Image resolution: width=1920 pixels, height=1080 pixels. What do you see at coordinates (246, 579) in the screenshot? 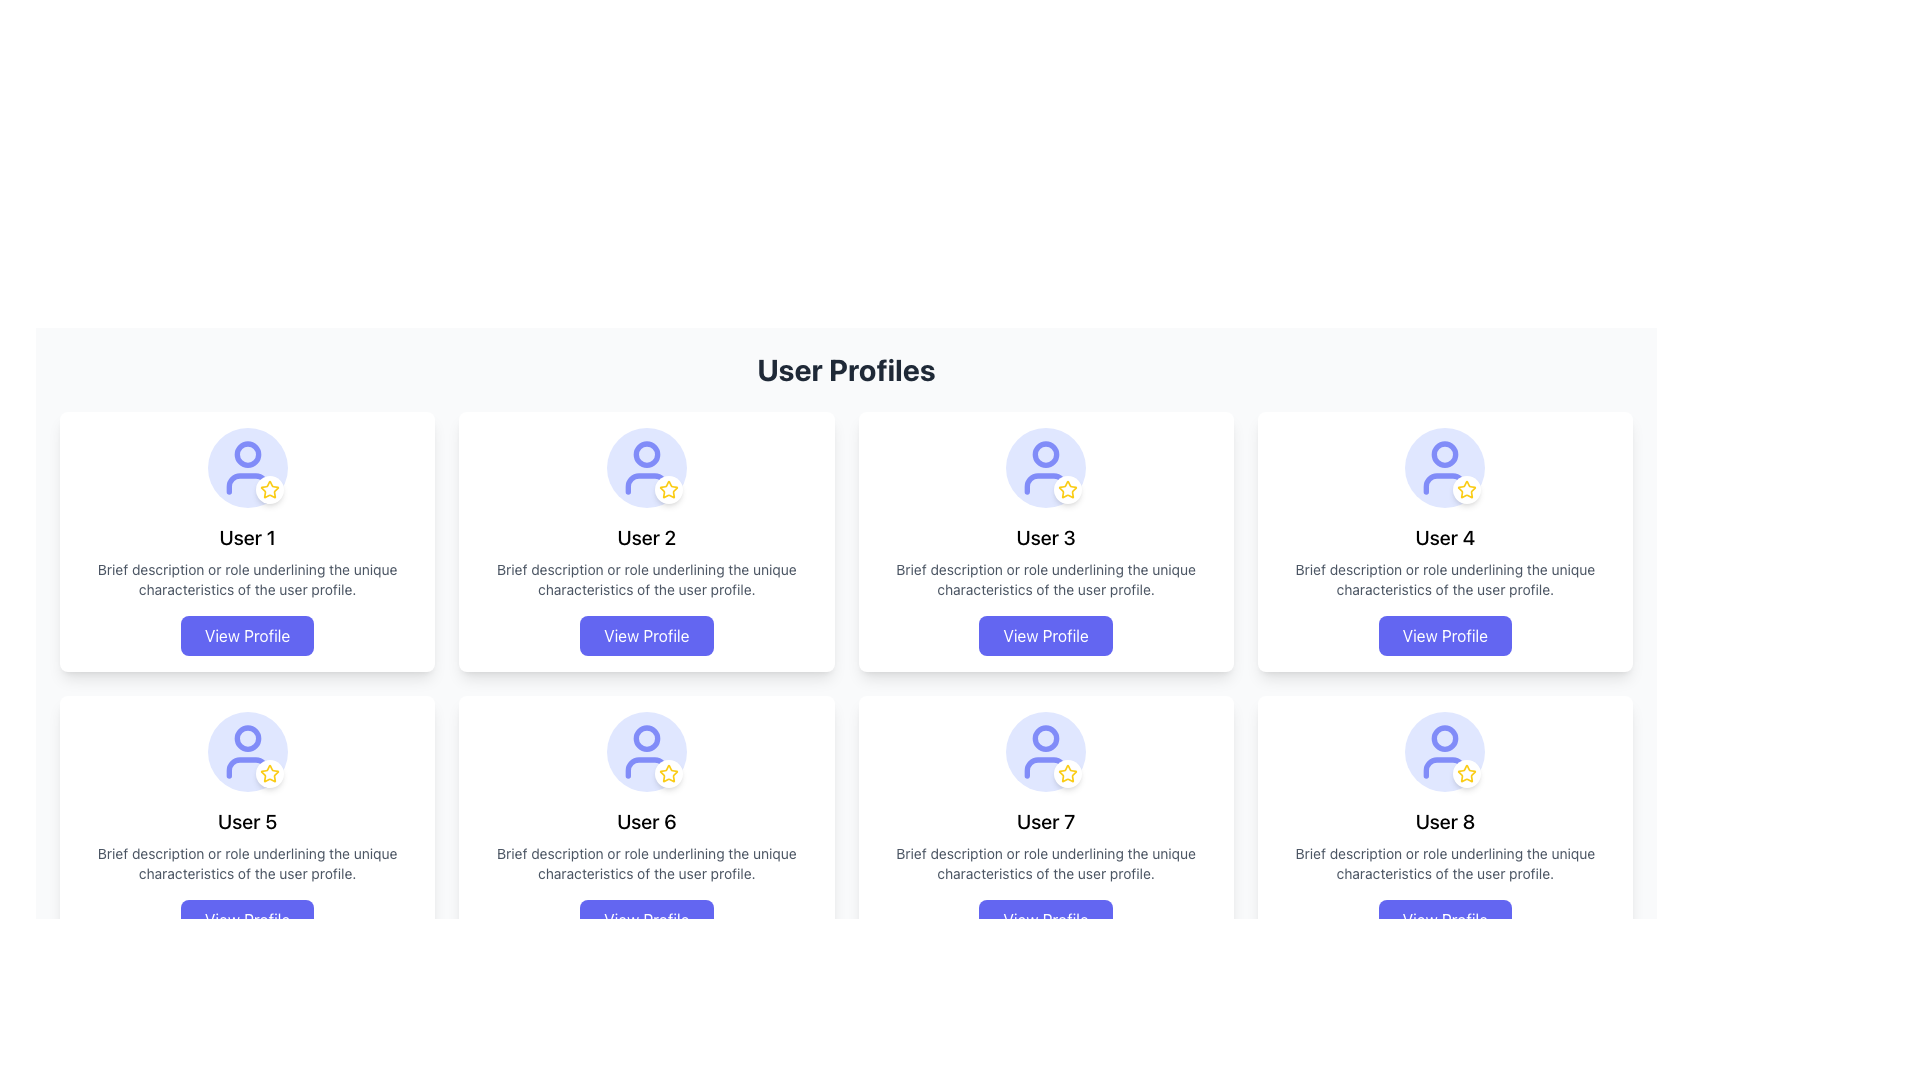
I see `the text element that provides a brief description of 'User 1' within the user profile card, which is in a small, gray font and positioned below the 'User 1' title and avatar icon` at bounding box center [246, 579].